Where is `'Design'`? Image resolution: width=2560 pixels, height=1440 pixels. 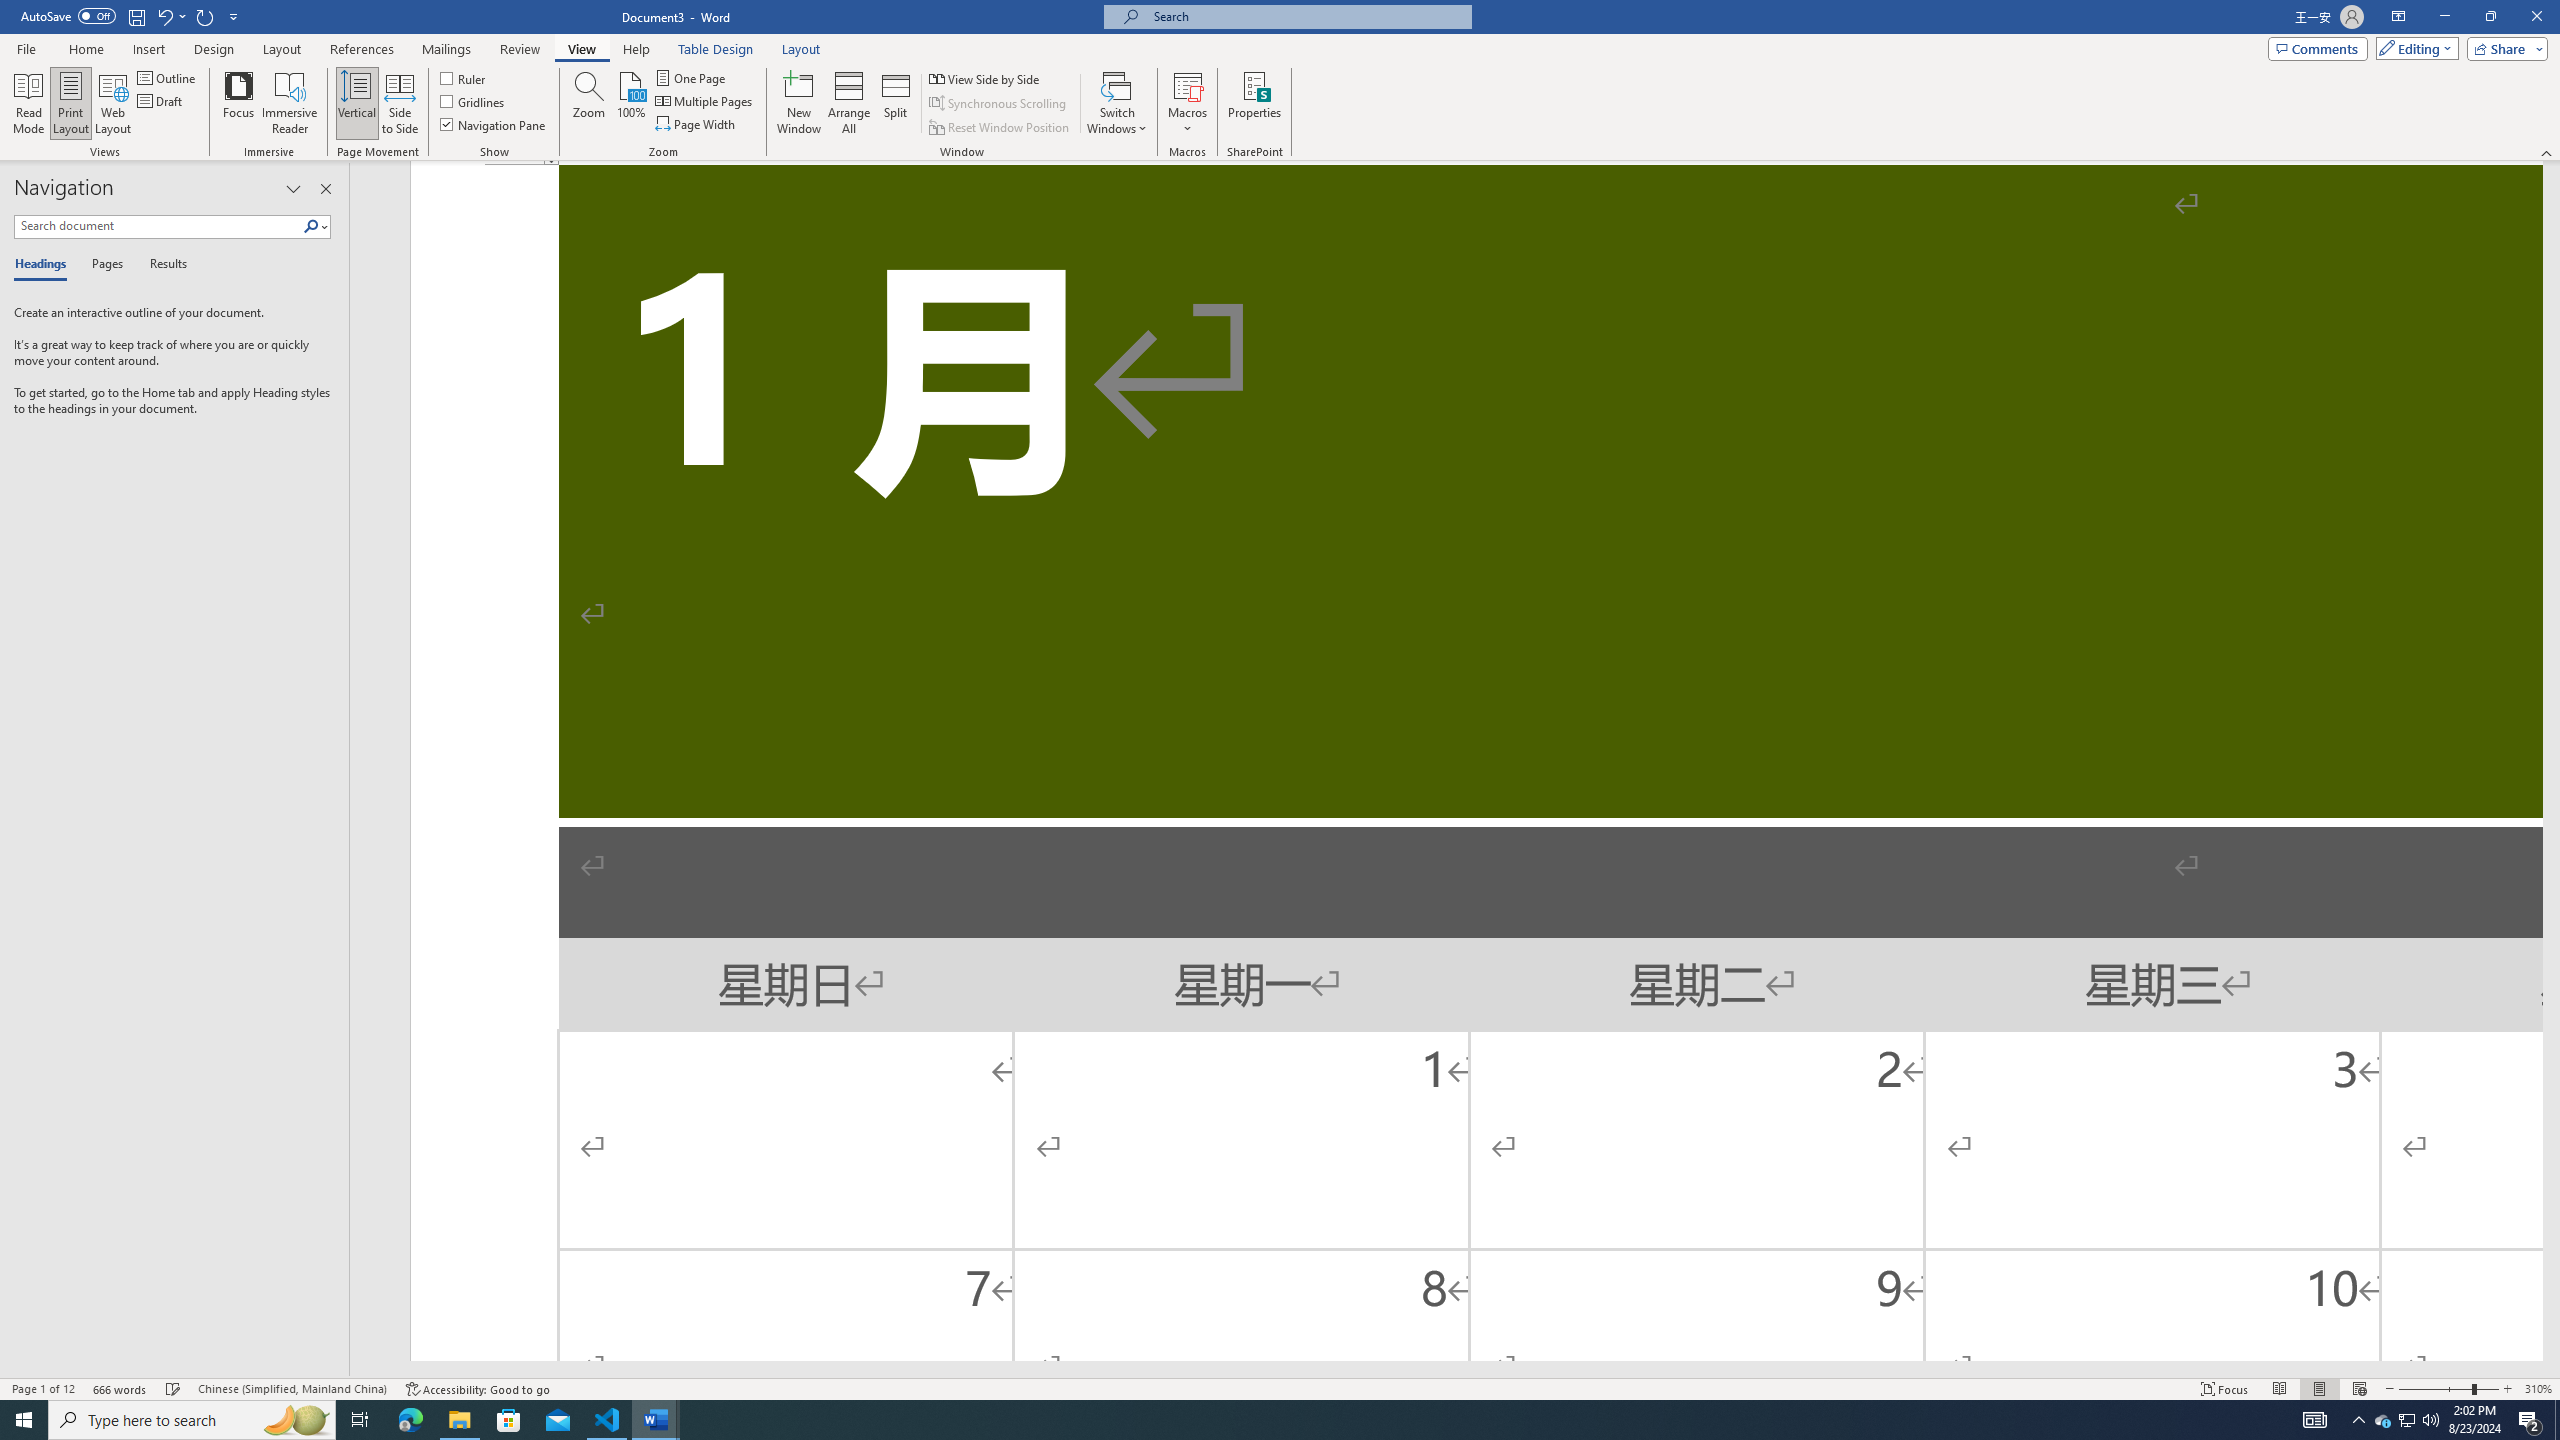
'Design' is located at coordinates (215, 49).